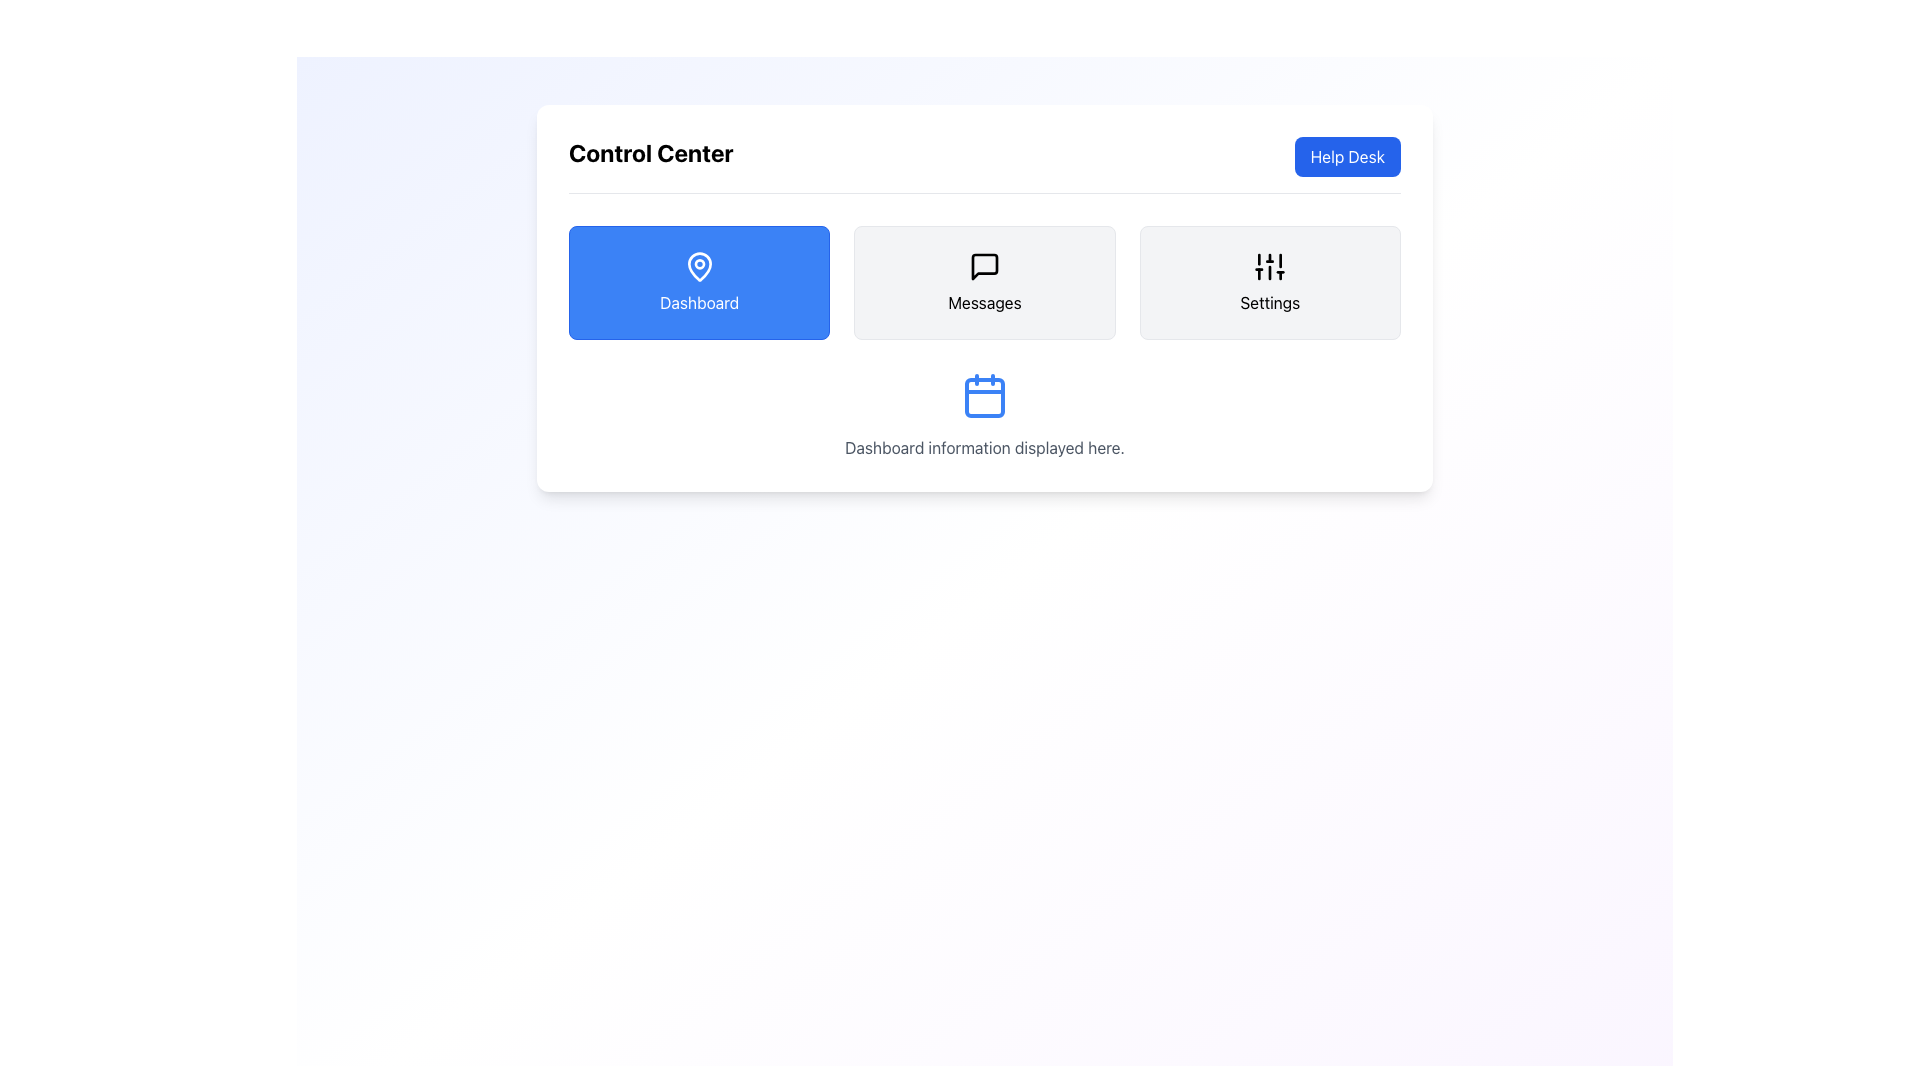 The width and height of the screenshot is (1920, 1080). I want to click on the 'Dashboard' label which is the leftmost button under the 'Control Center' heading, so click(699, 303).